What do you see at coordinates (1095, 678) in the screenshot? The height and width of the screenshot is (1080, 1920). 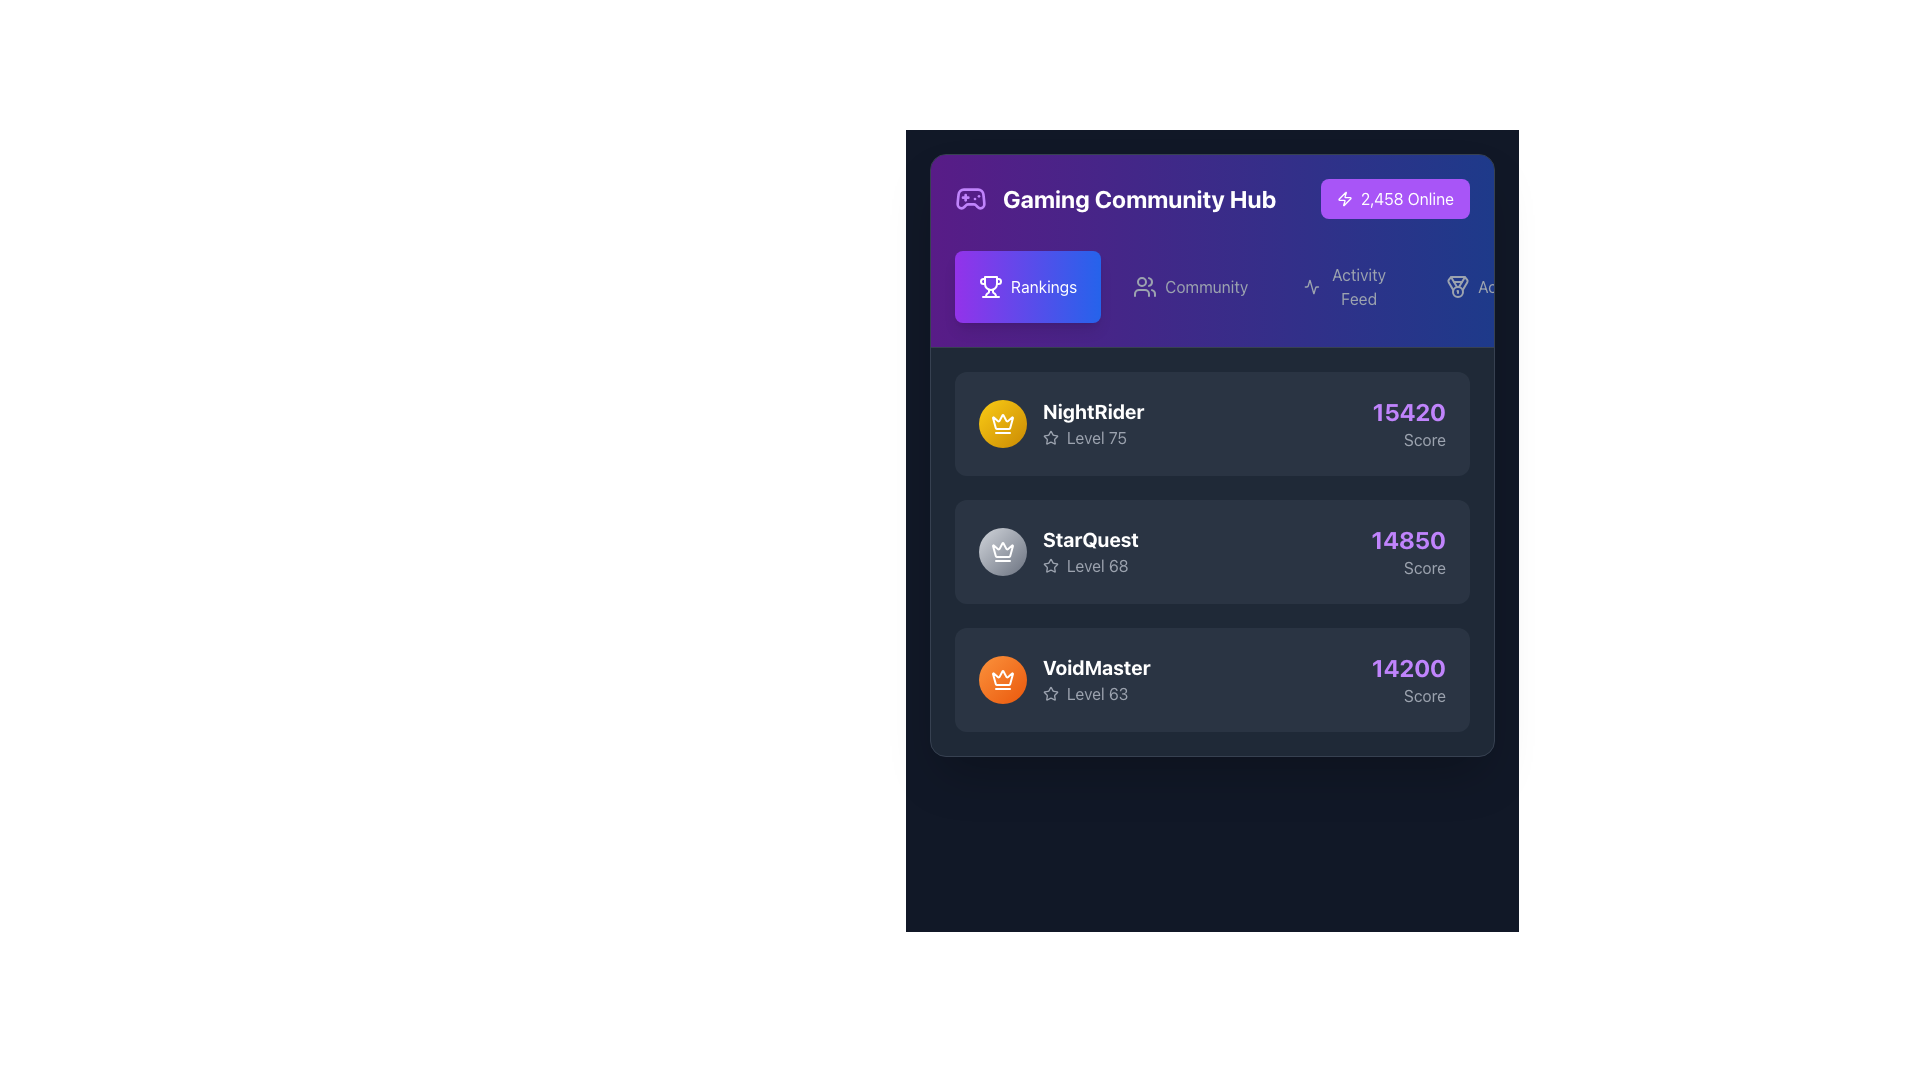 I see `the Text Display showing the username 'VoidMaster' located in the leaderboard section, specifically in the third position below 'StarQuest Level 68'` at bounding box center [1095, 678].